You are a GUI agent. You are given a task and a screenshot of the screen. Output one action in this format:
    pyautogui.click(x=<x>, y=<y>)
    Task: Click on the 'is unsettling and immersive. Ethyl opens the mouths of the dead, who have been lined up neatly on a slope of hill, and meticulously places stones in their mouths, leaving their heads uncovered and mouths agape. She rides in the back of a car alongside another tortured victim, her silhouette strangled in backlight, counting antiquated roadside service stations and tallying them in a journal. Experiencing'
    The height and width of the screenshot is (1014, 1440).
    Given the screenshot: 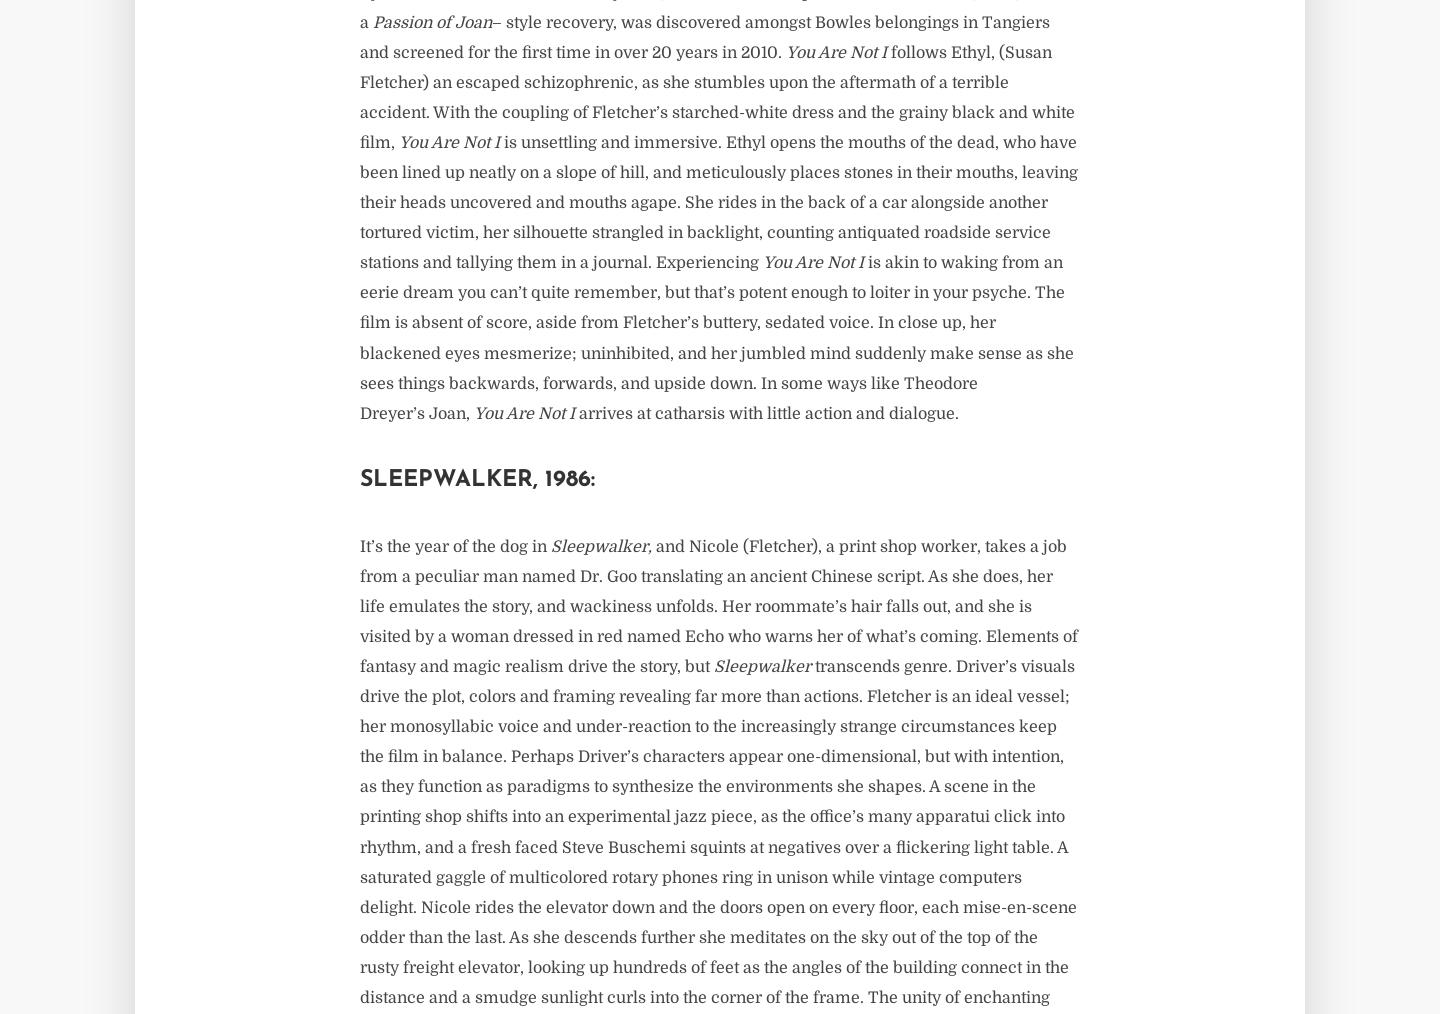 What is the action you would take?
    pyautogui.click(x=718, y=201)
    